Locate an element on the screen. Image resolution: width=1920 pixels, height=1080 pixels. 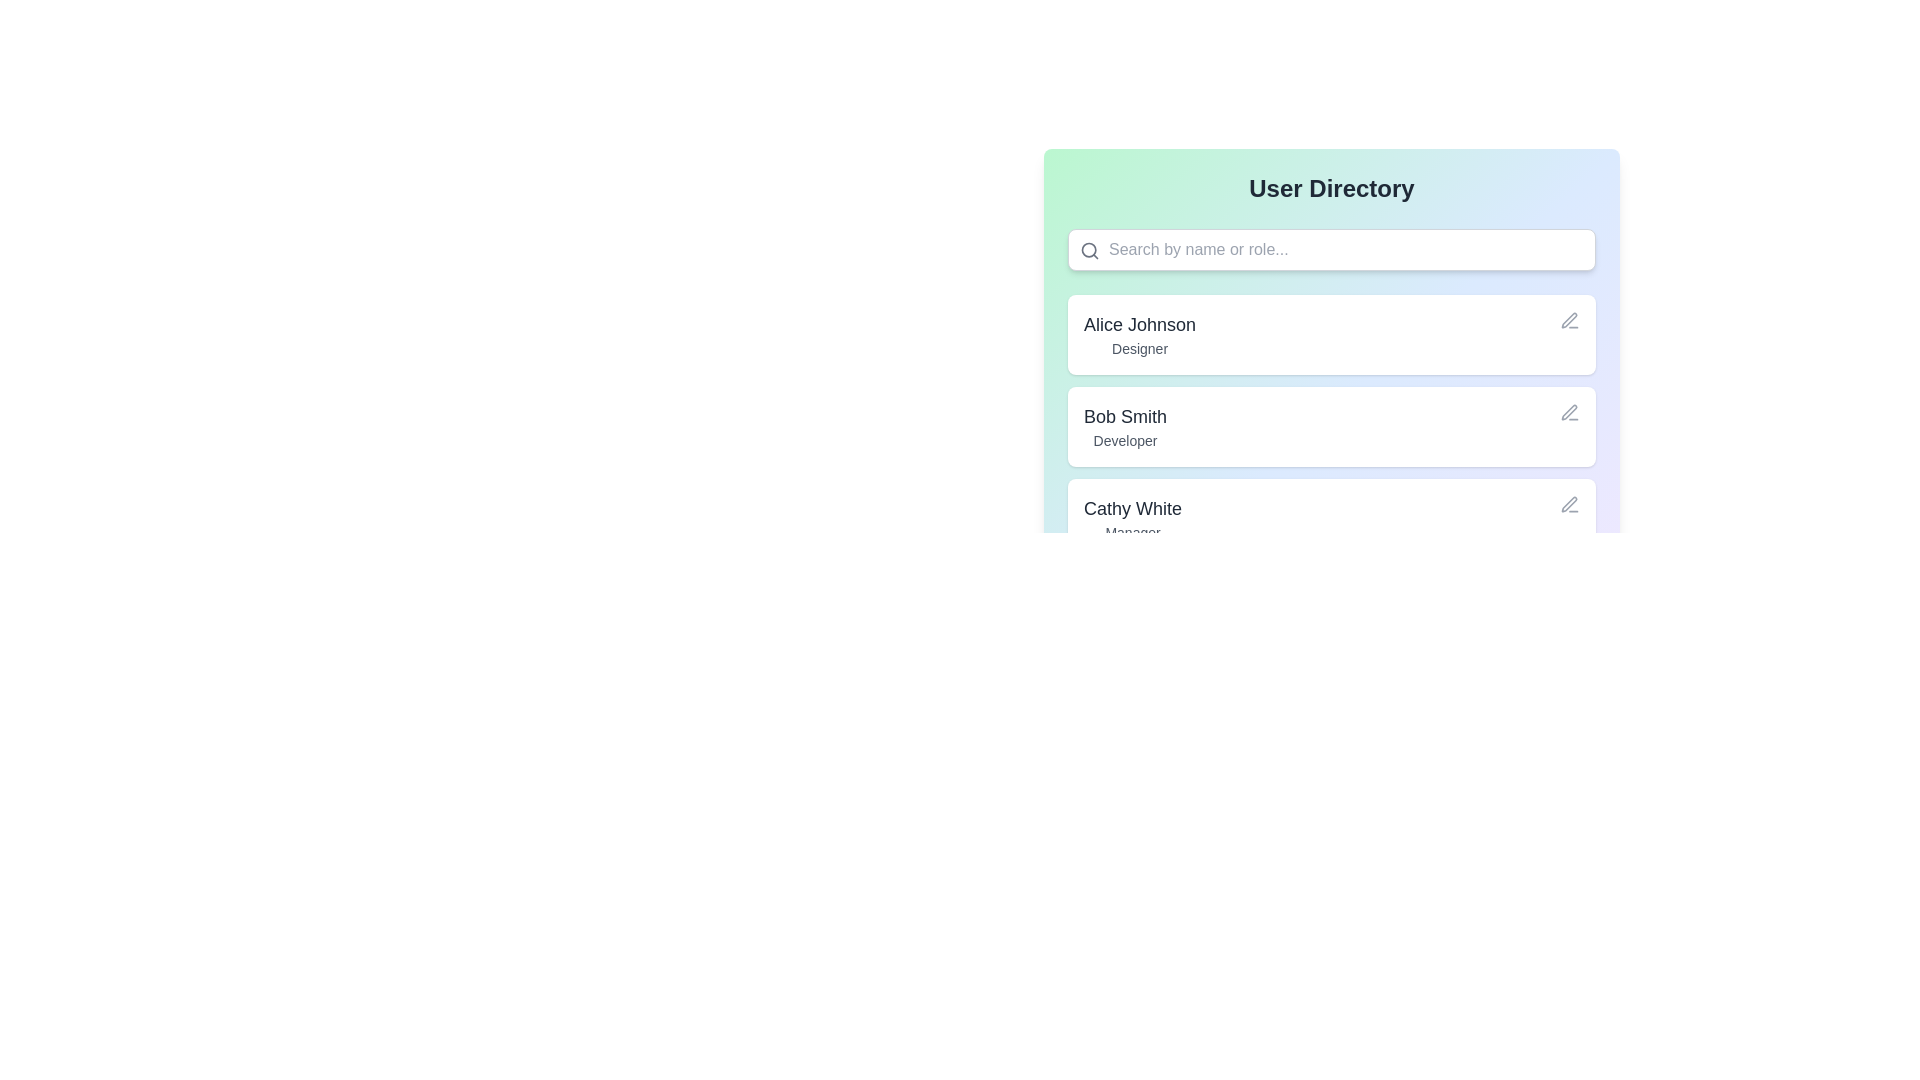
the decorative SVG magnifying glass icon located at the left end of the search field in the user interface, which is the first visual component in the 'User Directory' header is located at coordinates (1088, 249).